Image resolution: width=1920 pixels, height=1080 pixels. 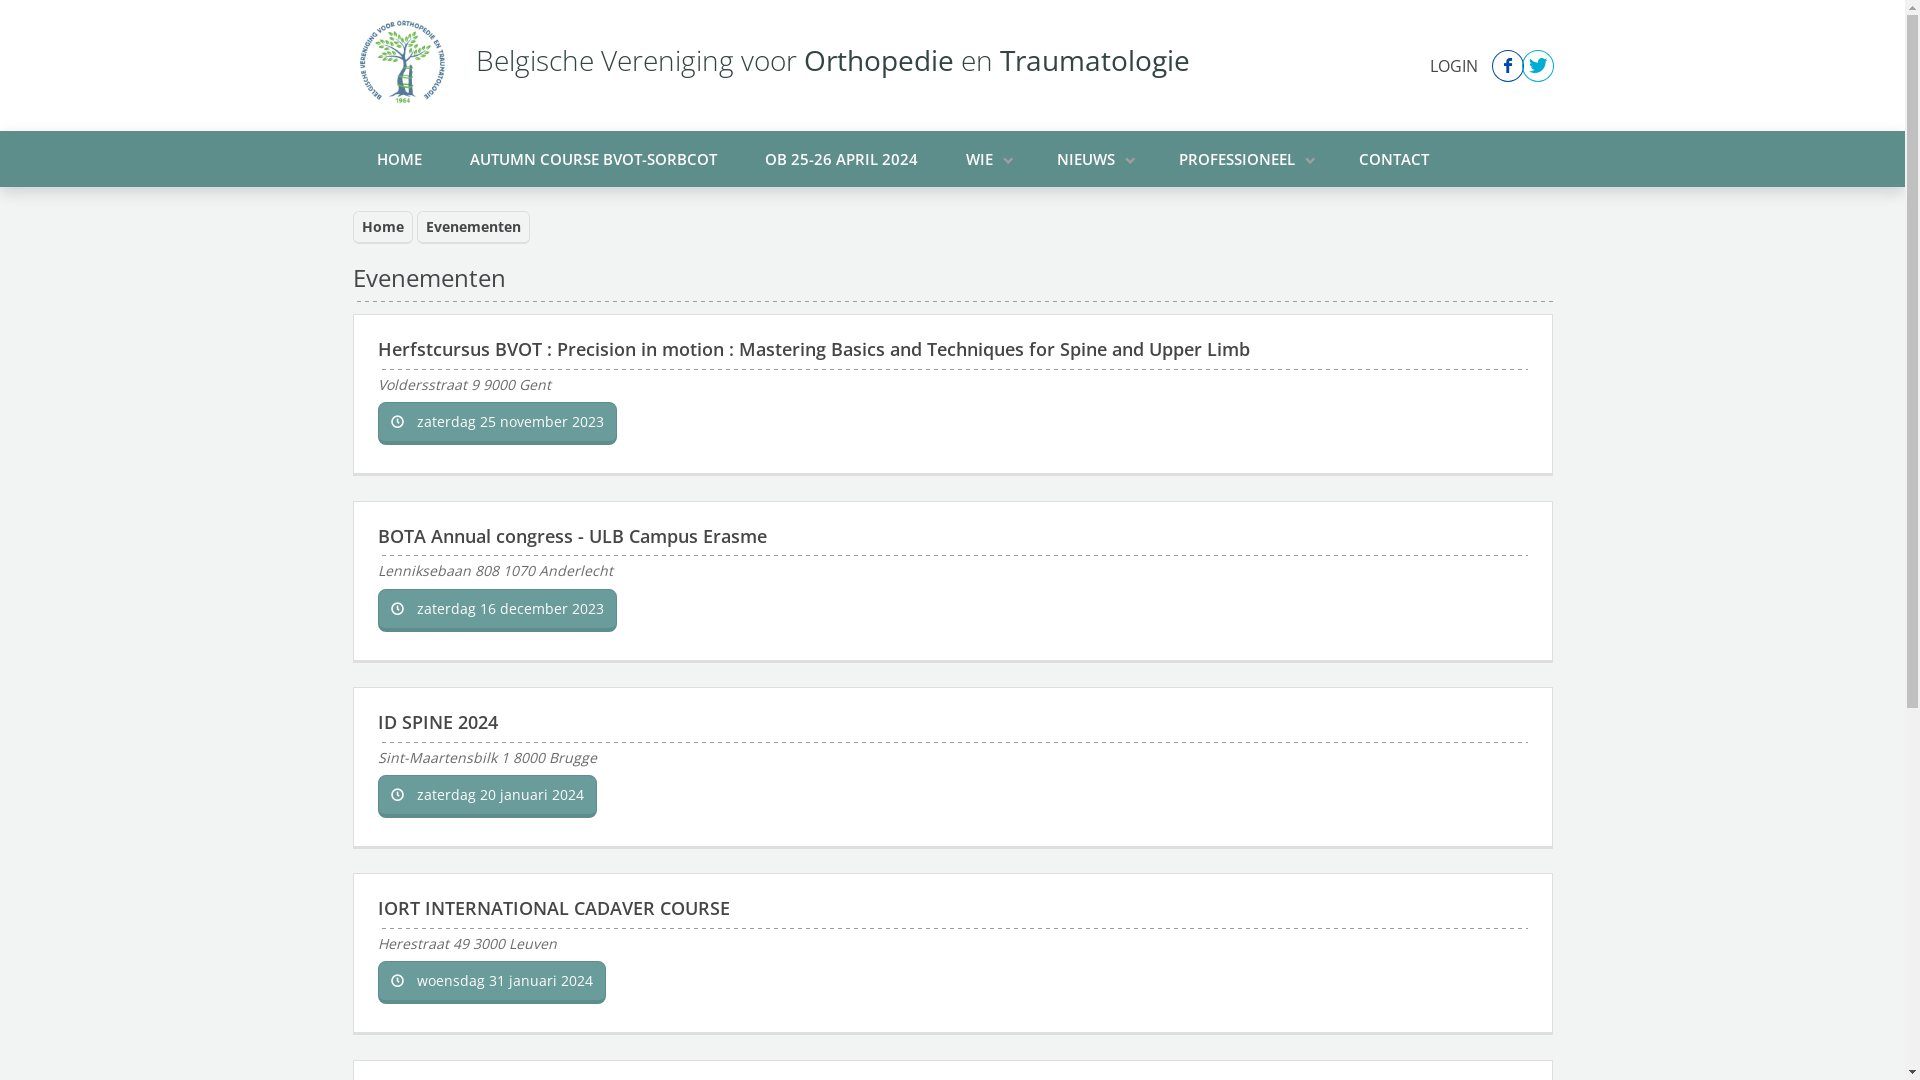 I want to click on 'OB 25-26 APRIL 2024', so click(x=840, y=157).